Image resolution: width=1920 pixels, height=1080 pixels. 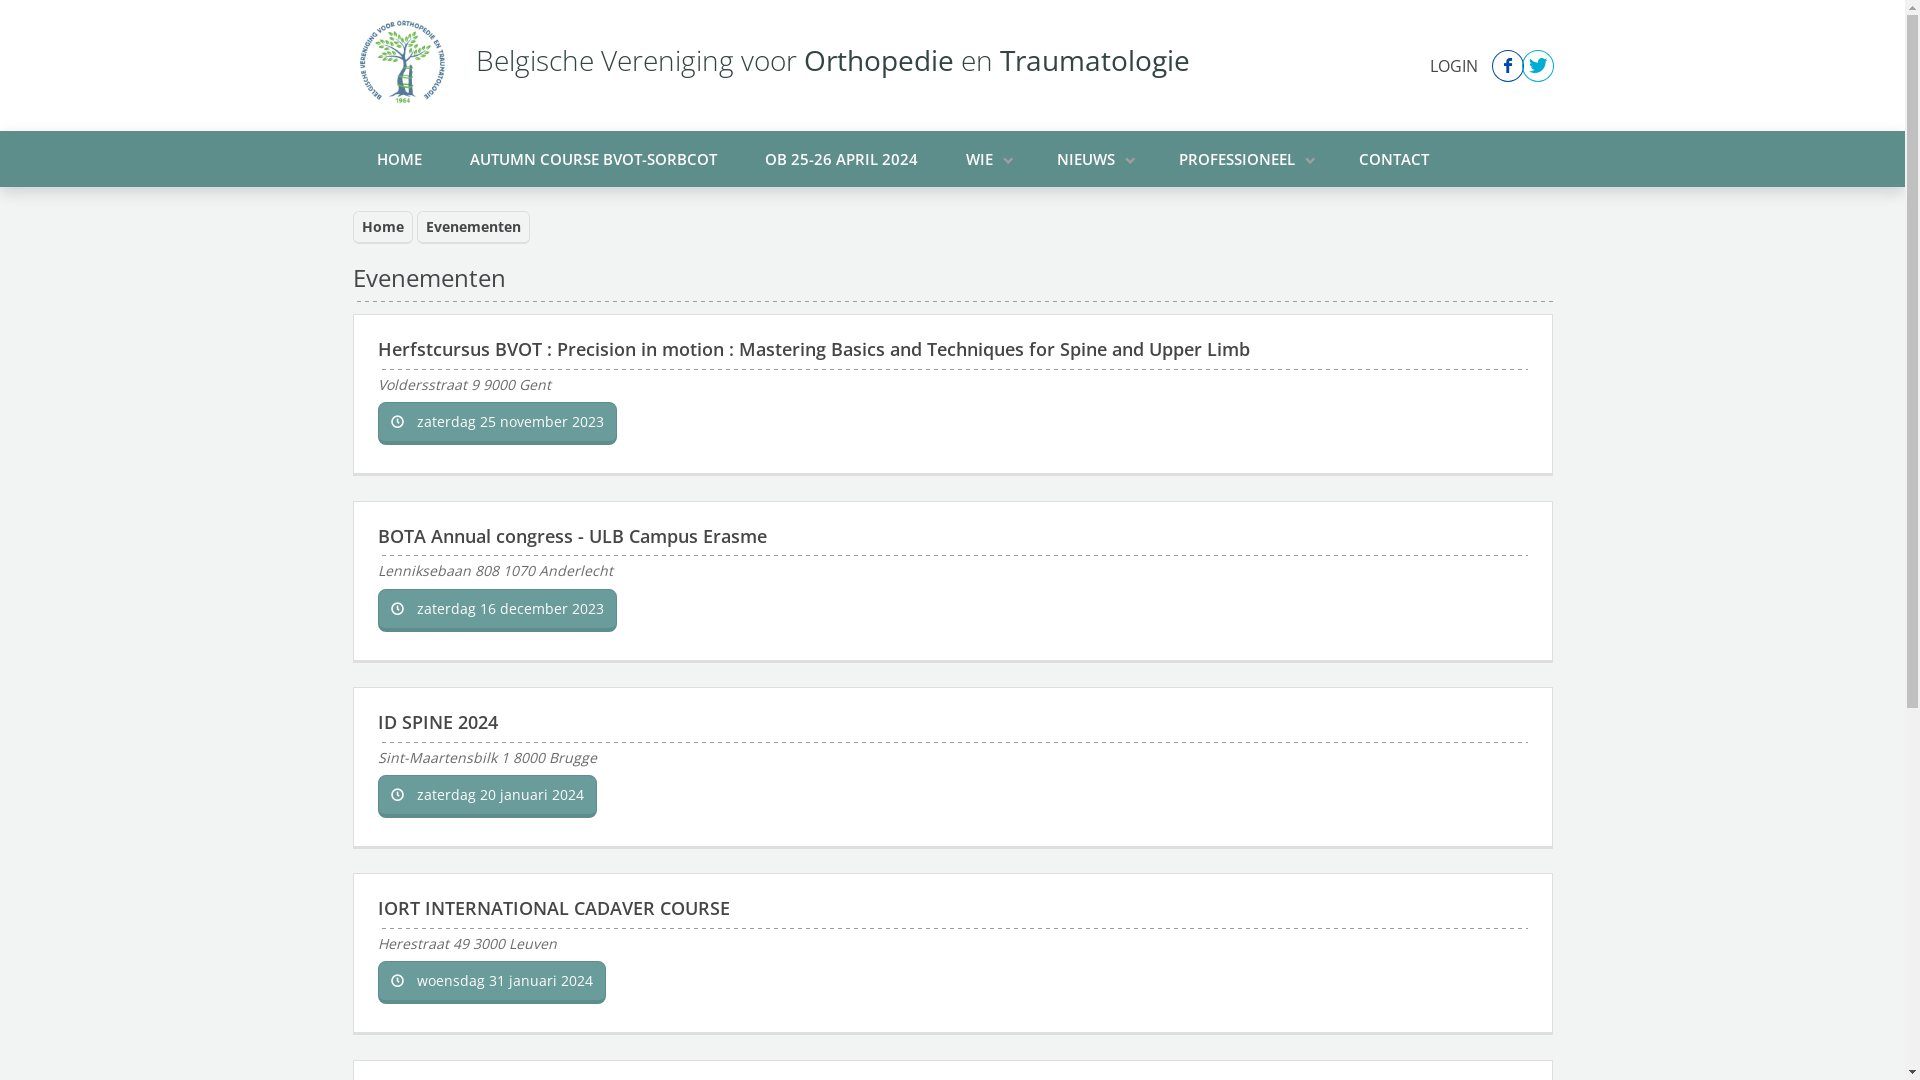 I want to click on 'OB 25-26 APRIL 2024', so click(x=840, y=157).